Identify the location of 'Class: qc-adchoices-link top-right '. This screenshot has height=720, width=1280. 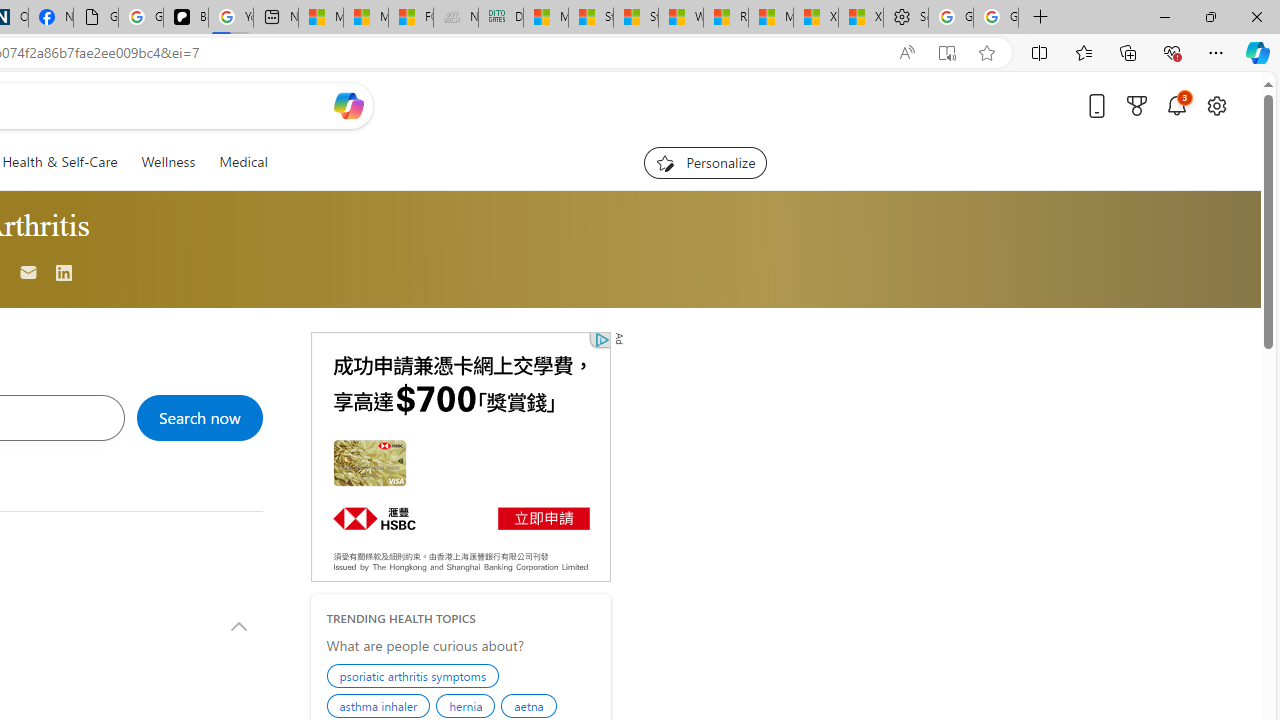
(599, 338).